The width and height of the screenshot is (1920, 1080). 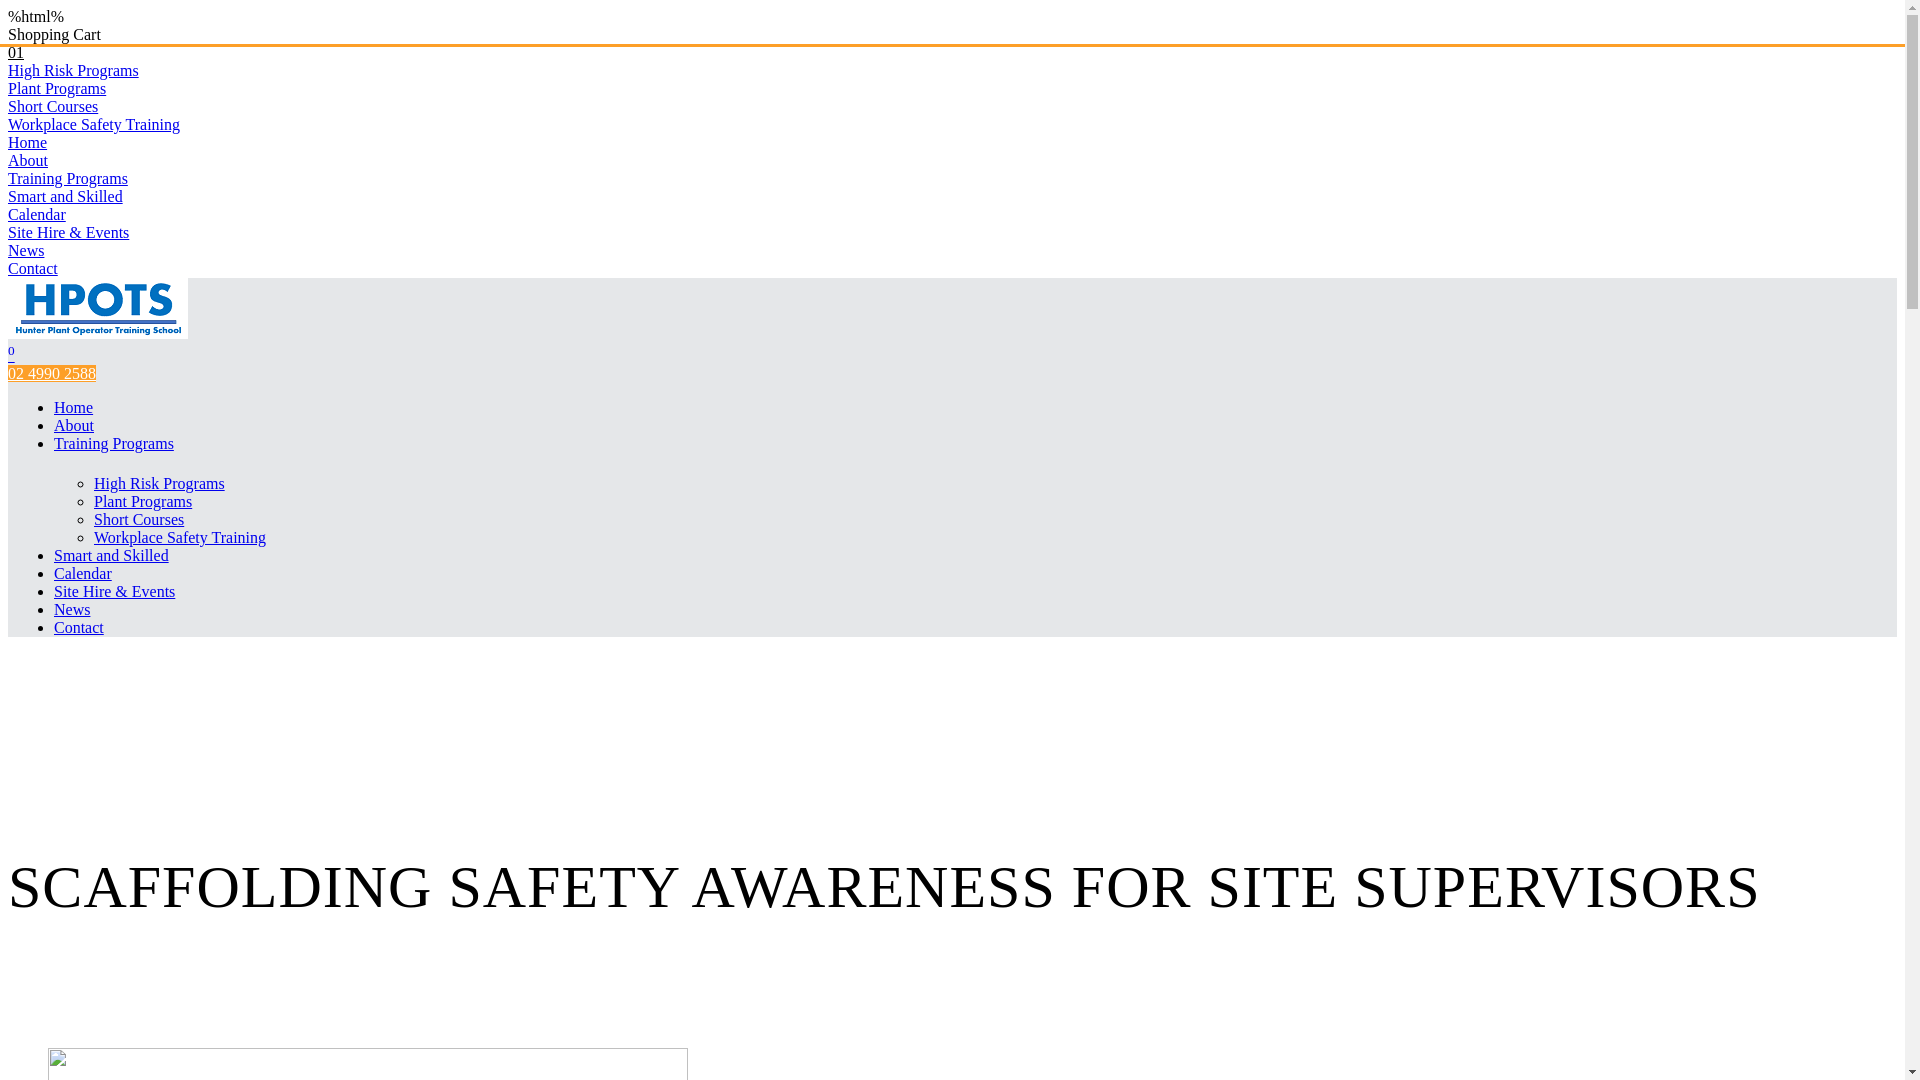 I want to click on 'Smart and Skilled', so click(x=110, y=555).